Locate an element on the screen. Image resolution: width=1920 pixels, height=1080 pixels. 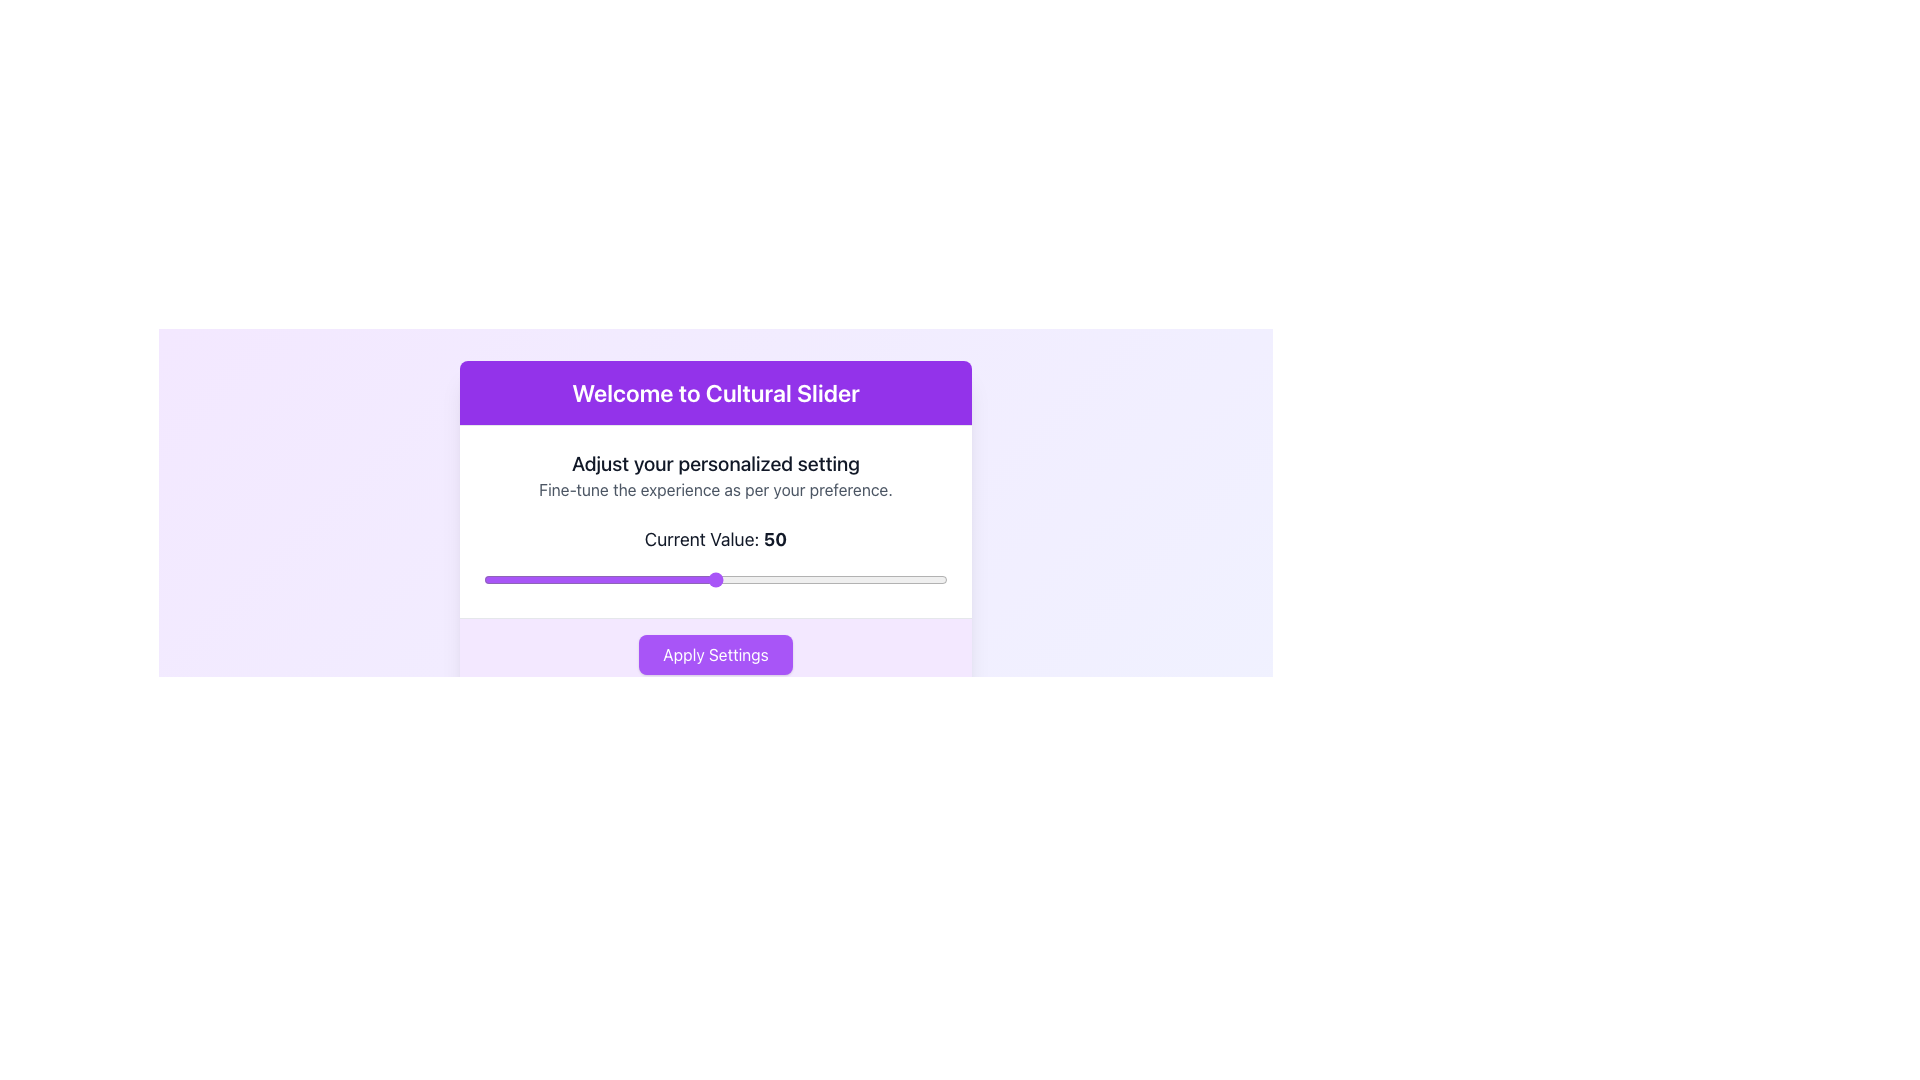
the adjustable slider located beneath the label 'Current Value: 50' is located at coordinates (715, 579).